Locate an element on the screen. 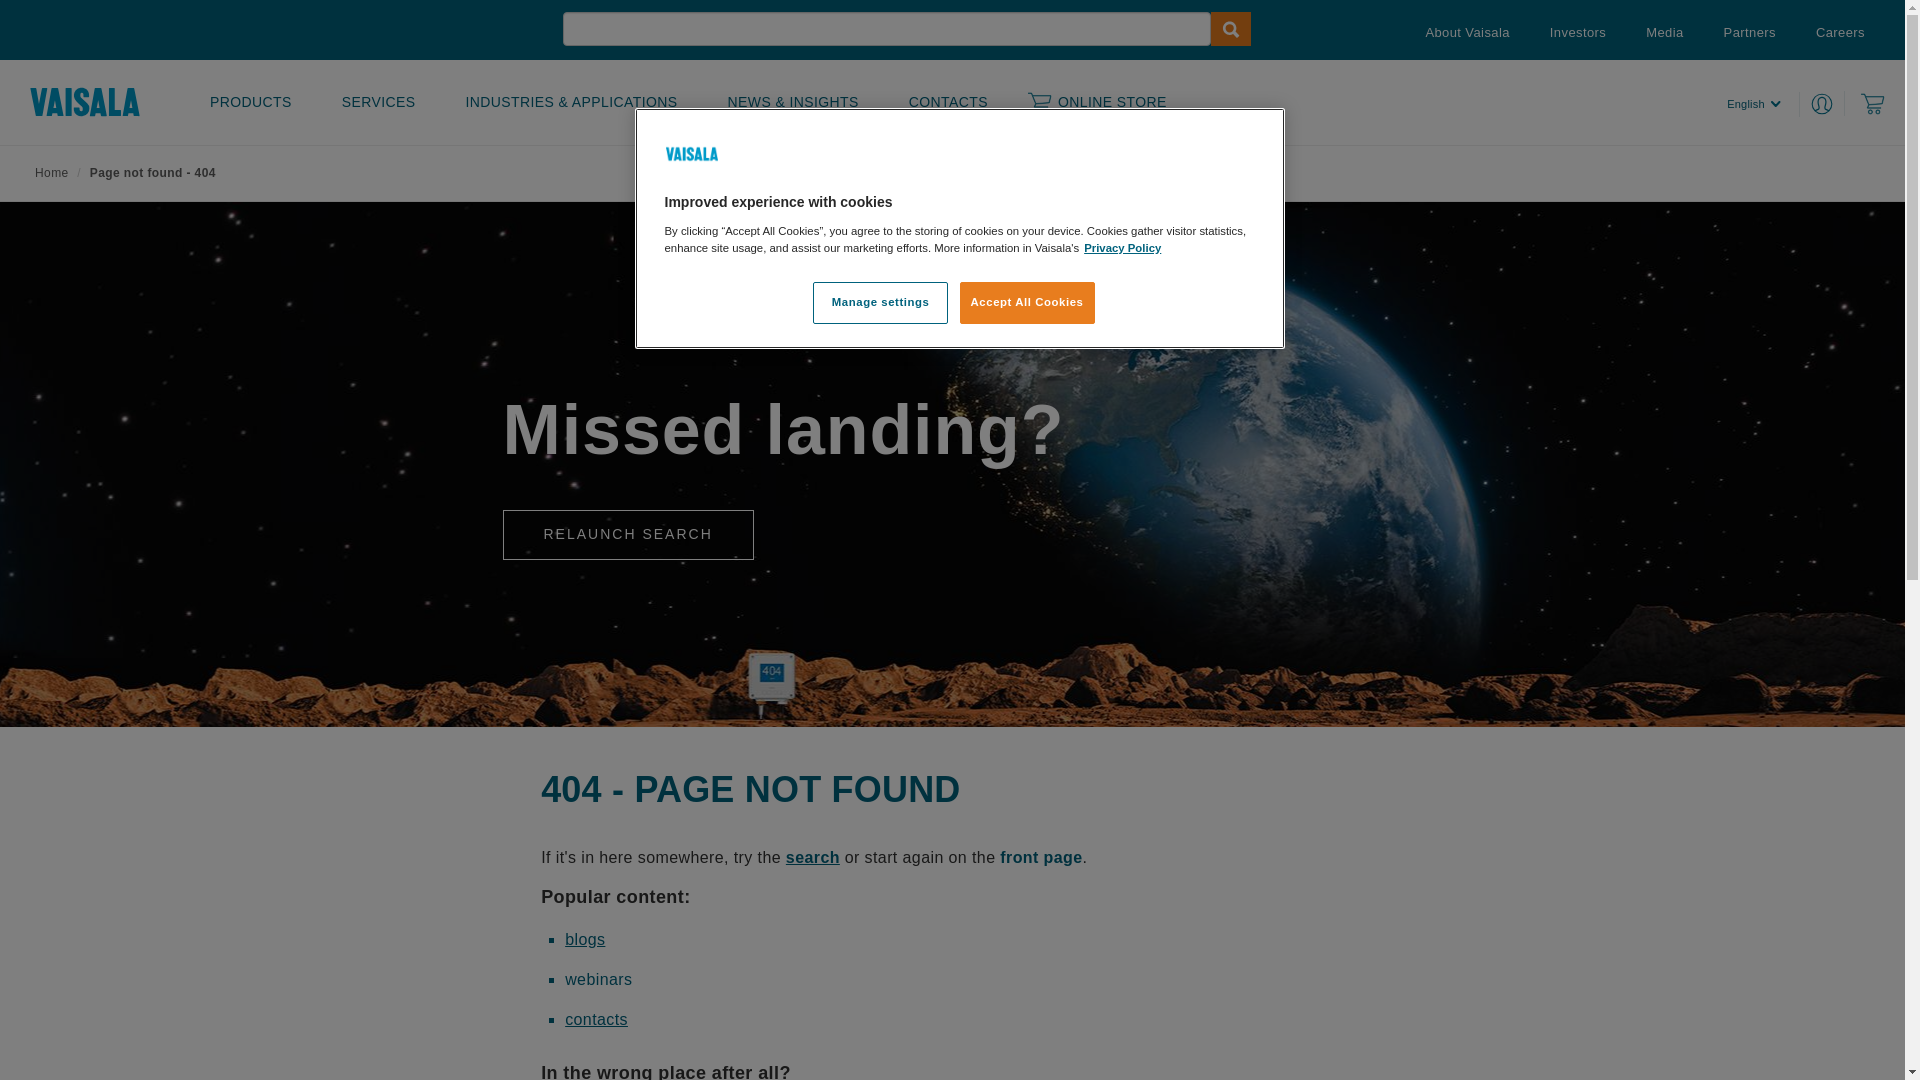 This screenshot has height=1080, width=1920. 'About Vaisala' is located at coordinates (1467, 33).